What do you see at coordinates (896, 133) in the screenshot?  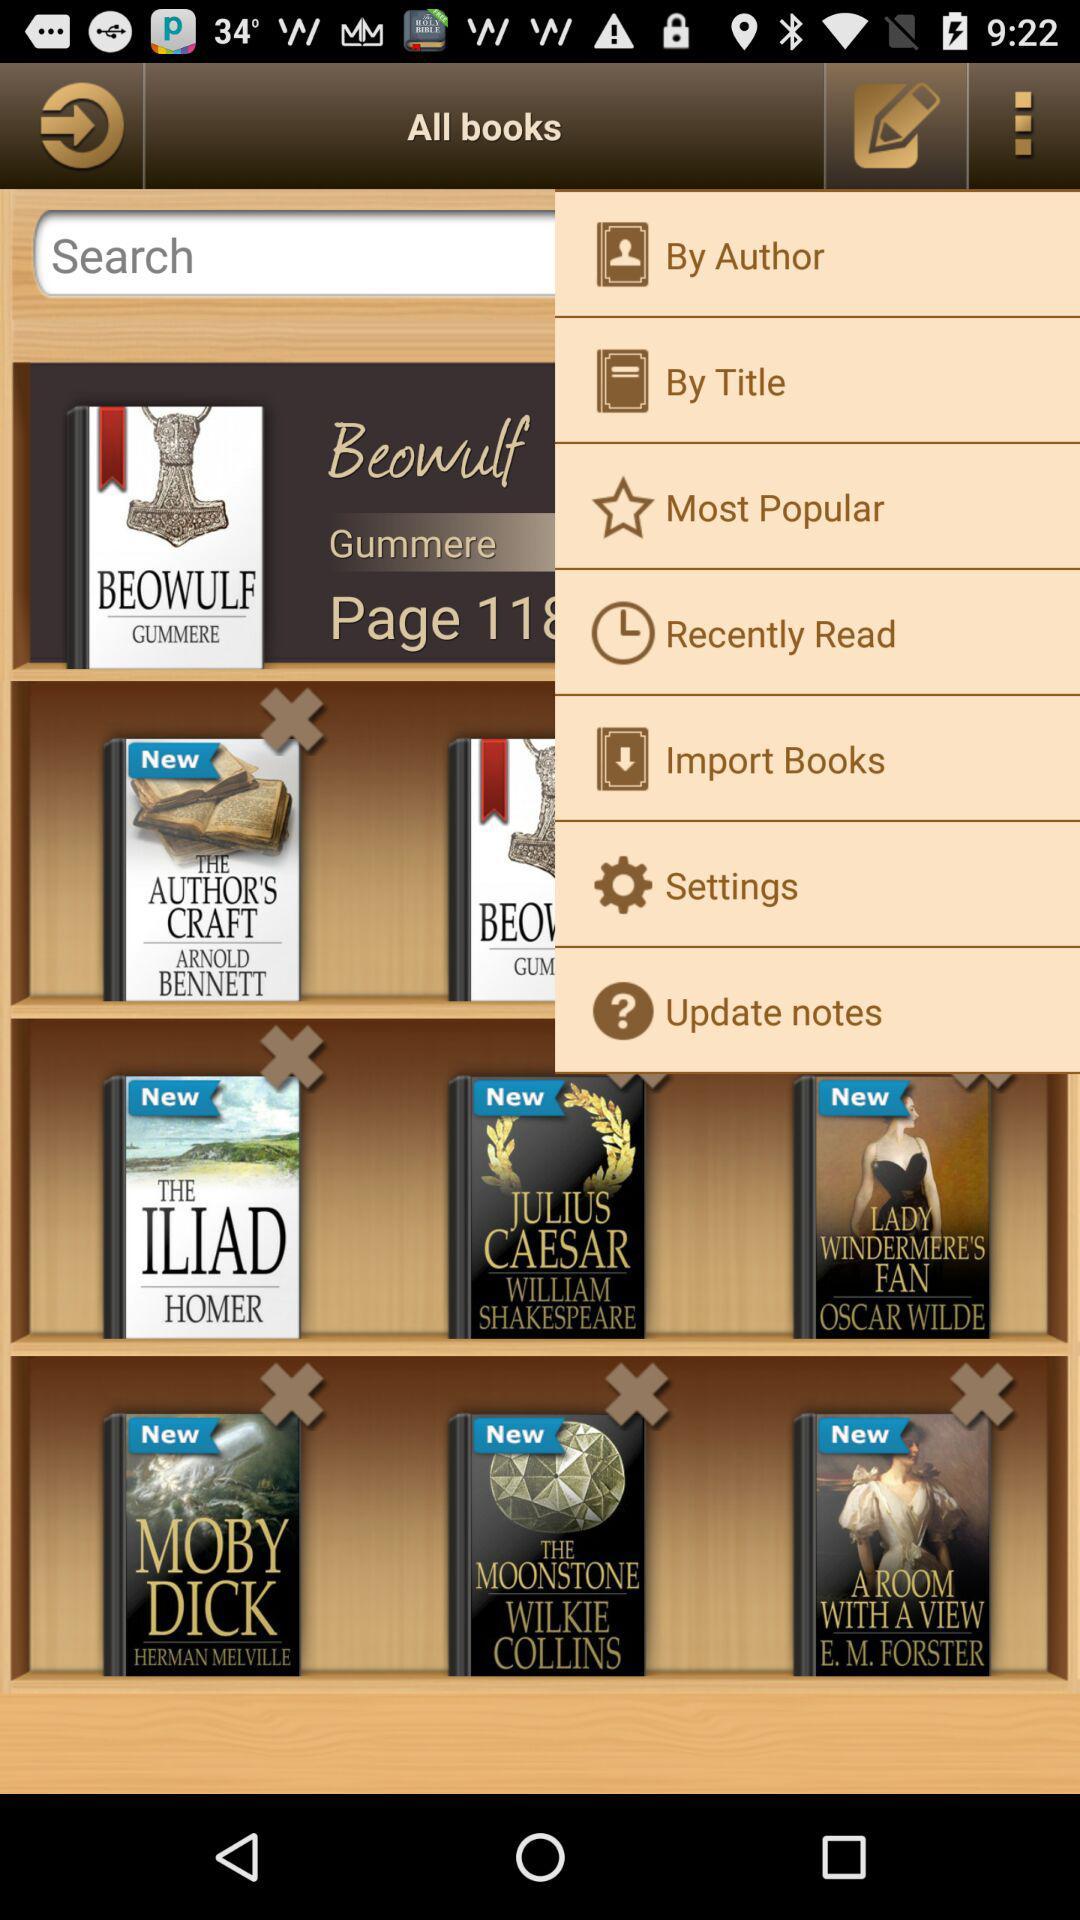 I see `the edit icon` at bounding box center [896, 133].